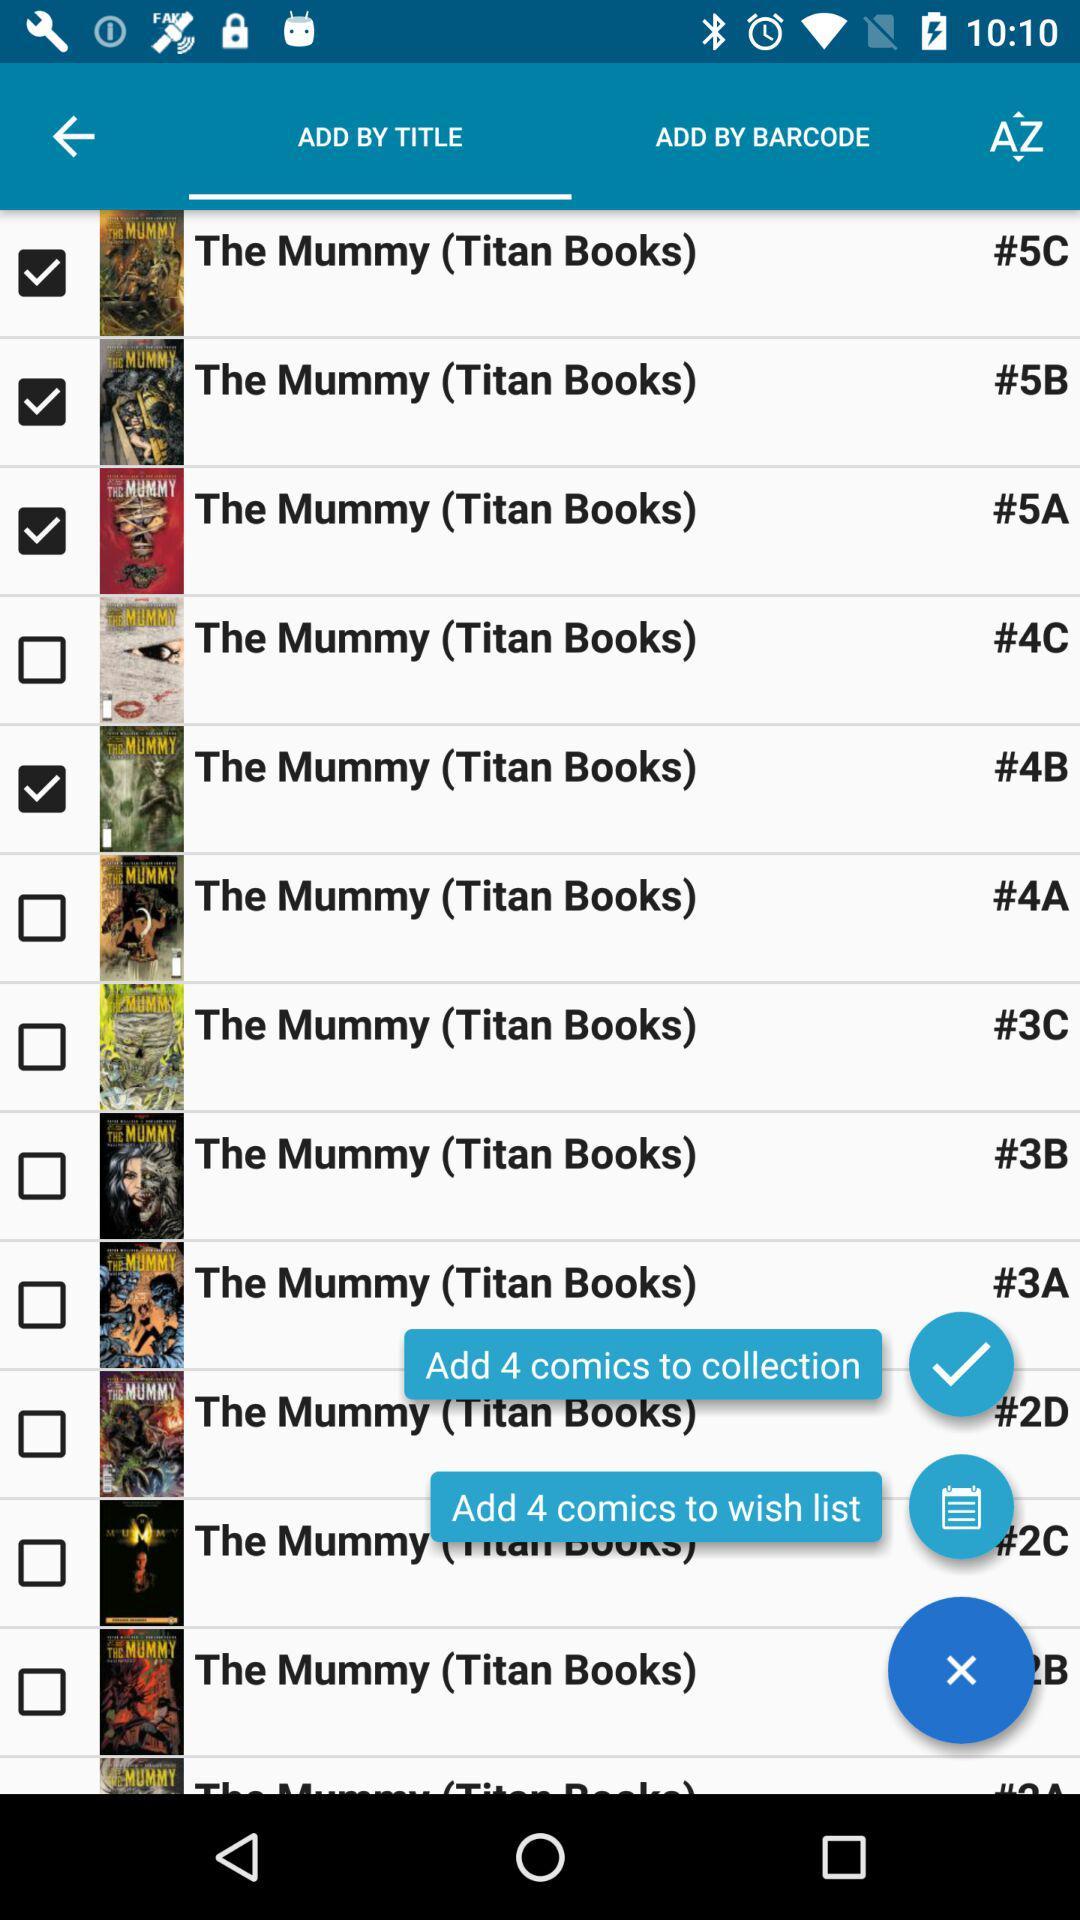  What do you see at coordinates (48, 531) in the screenshot?
I see `unselect` at bounding box center [48, 531].